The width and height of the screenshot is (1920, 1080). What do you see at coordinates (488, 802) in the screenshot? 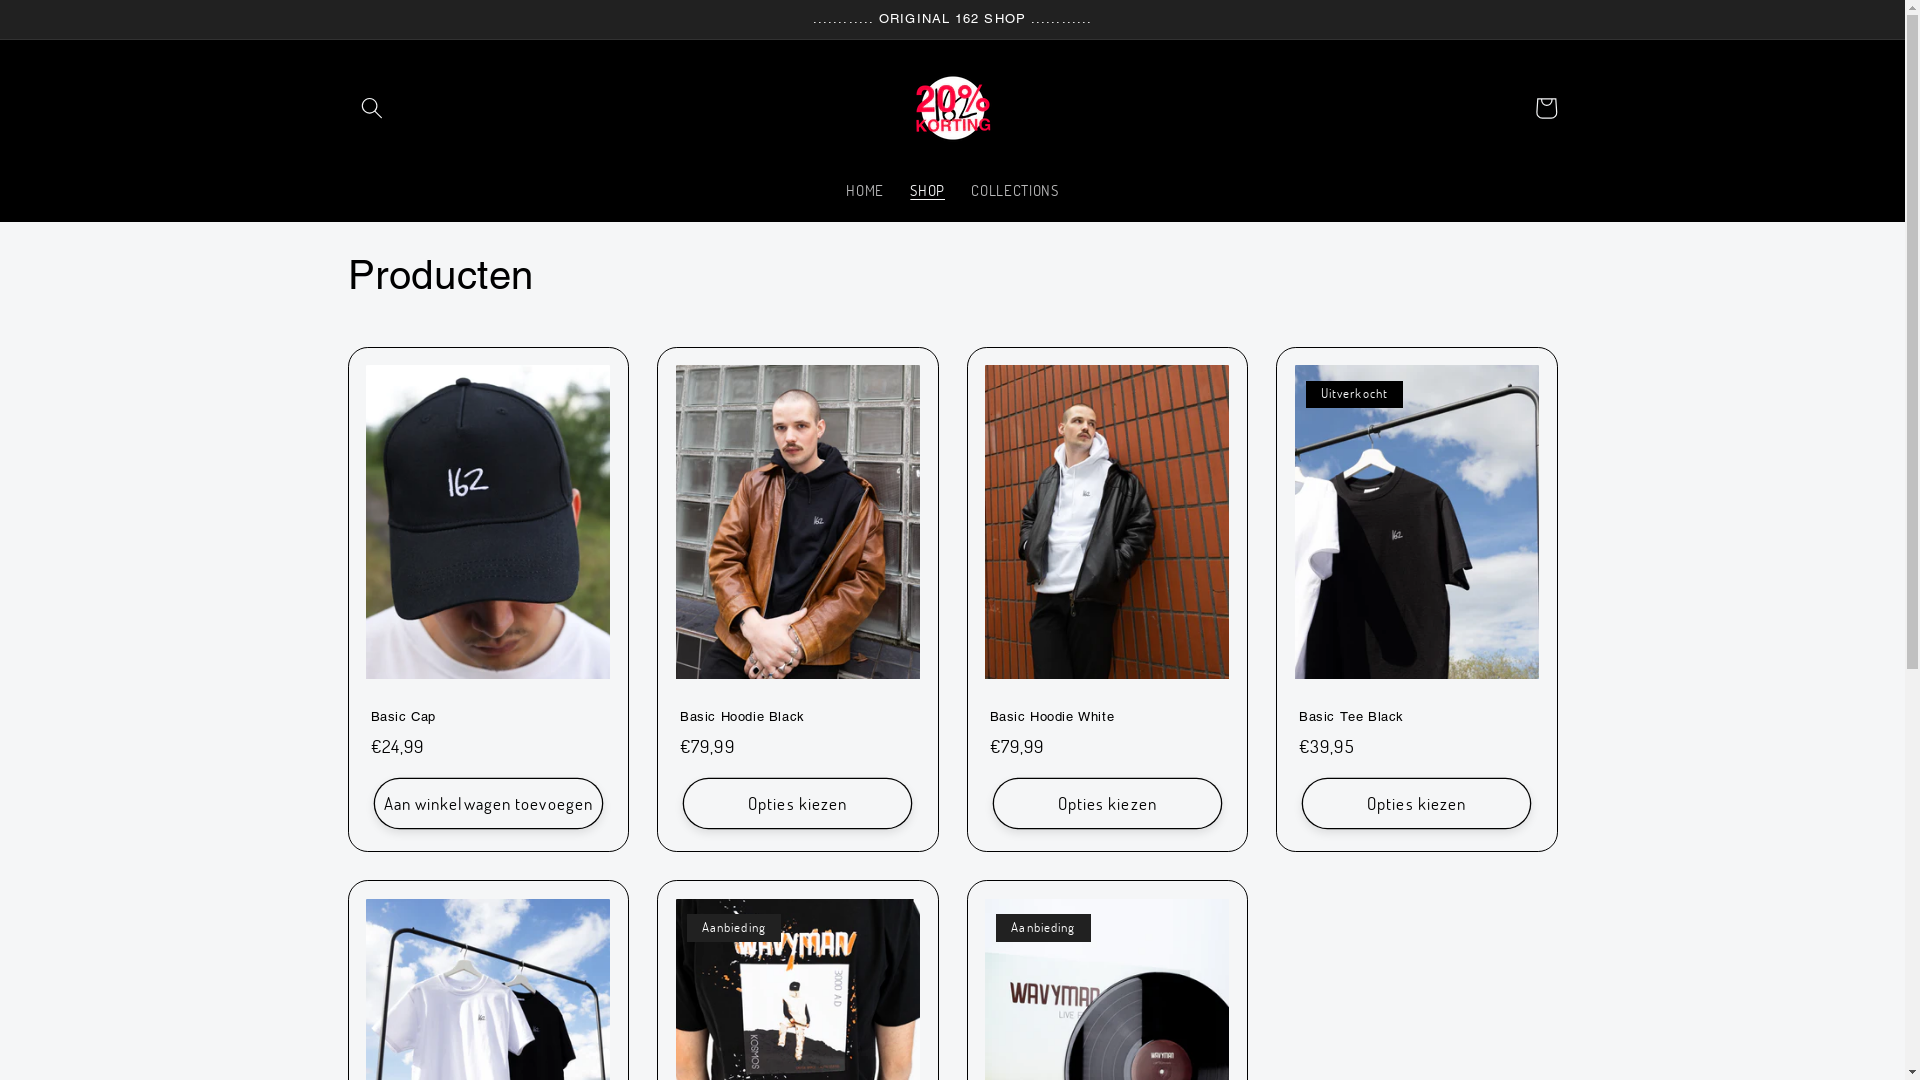
I see `'Aan winkelwagen toevoegen'` at bounding box center [488, 802].